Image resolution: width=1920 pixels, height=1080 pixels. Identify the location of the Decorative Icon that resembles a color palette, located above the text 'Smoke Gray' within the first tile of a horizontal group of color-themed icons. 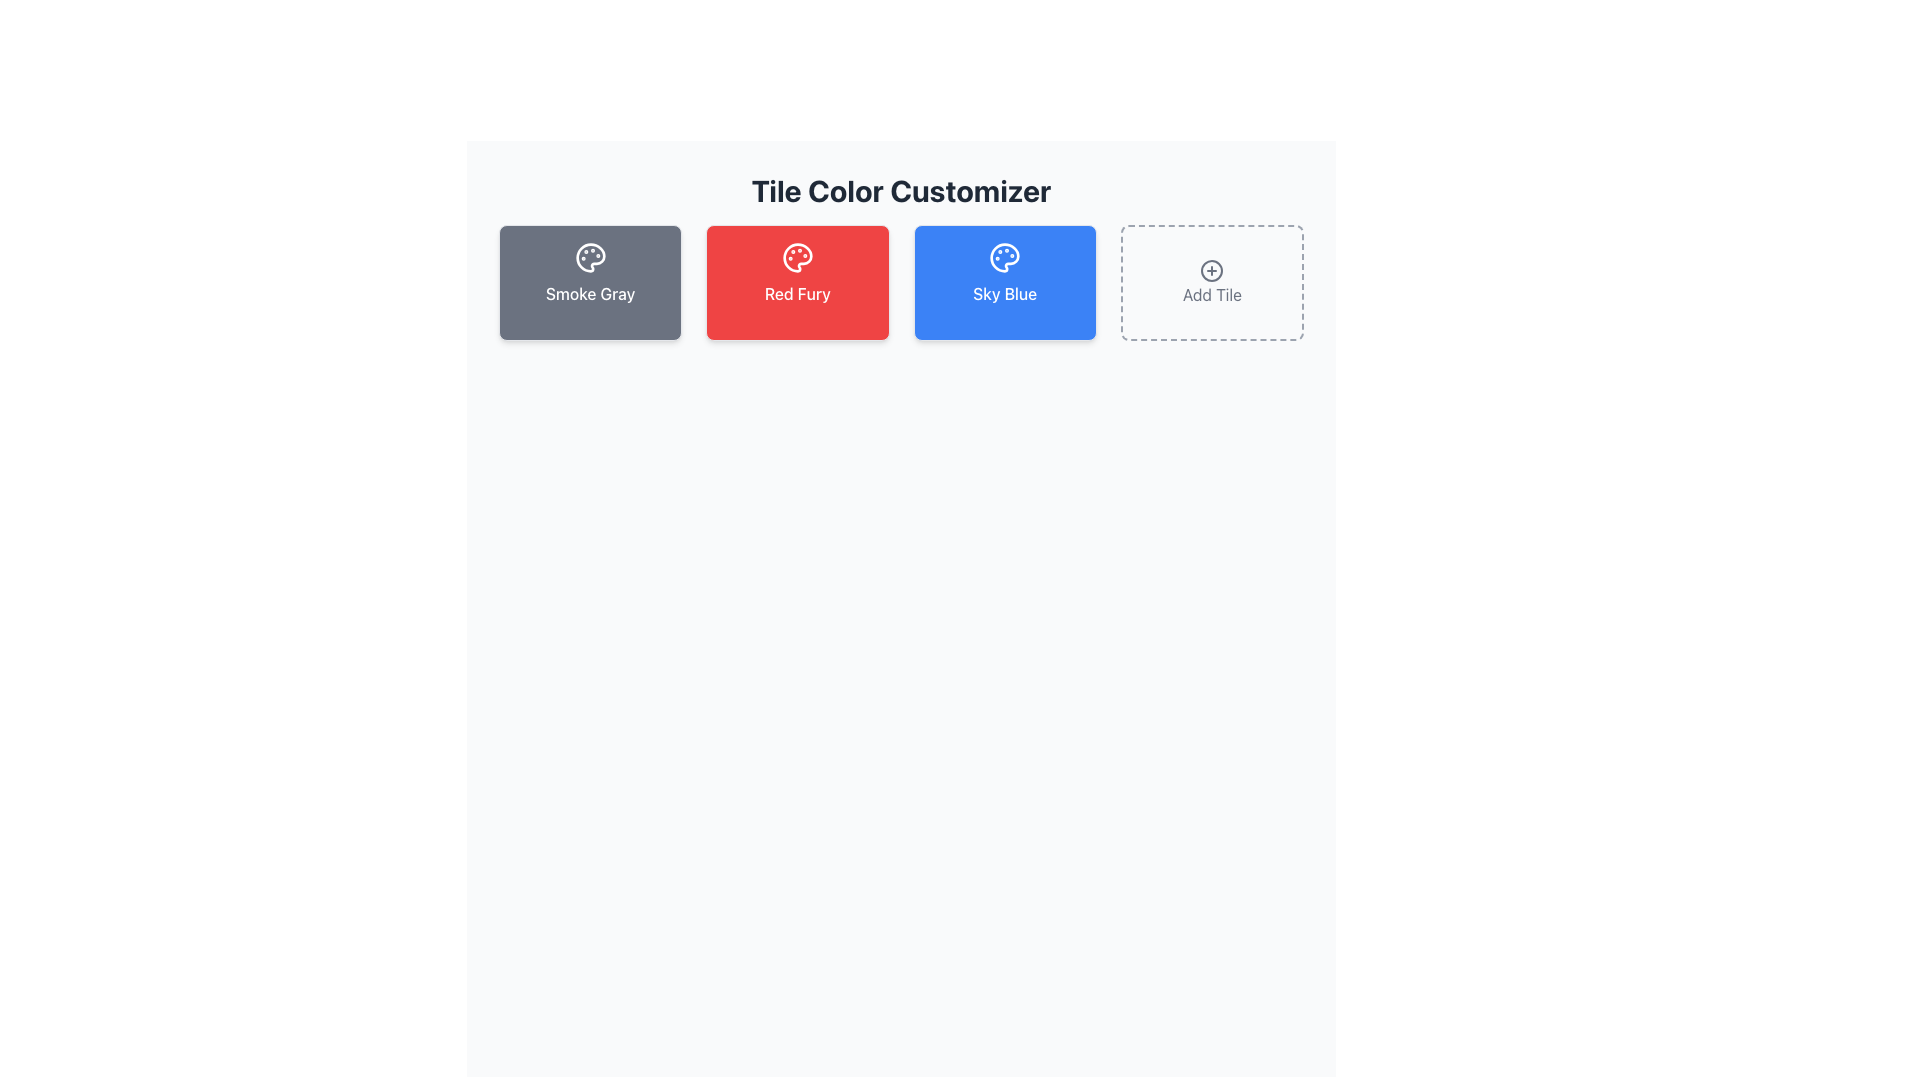
(589, 257).